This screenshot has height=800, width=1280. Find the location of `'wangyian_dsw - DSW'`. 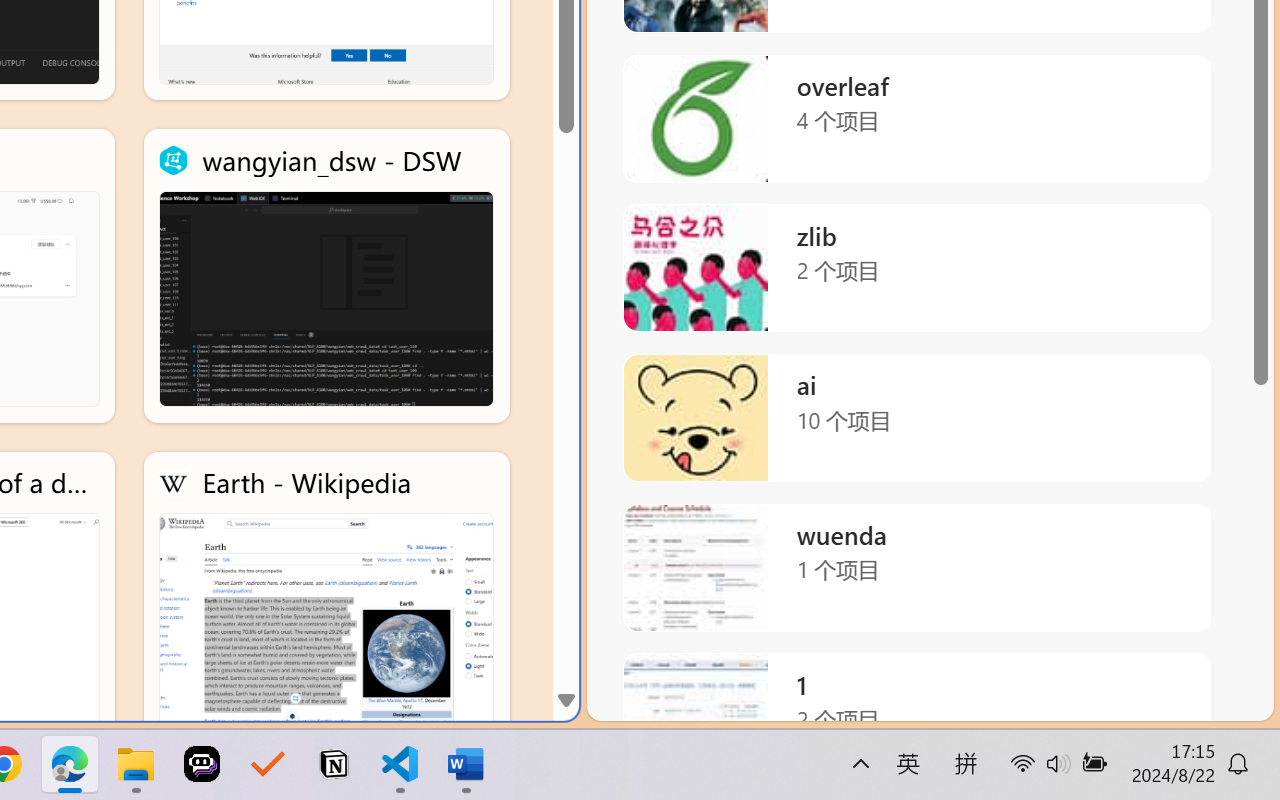

'wangyian_dsw - DSW' is located at coordinates (326, 276).